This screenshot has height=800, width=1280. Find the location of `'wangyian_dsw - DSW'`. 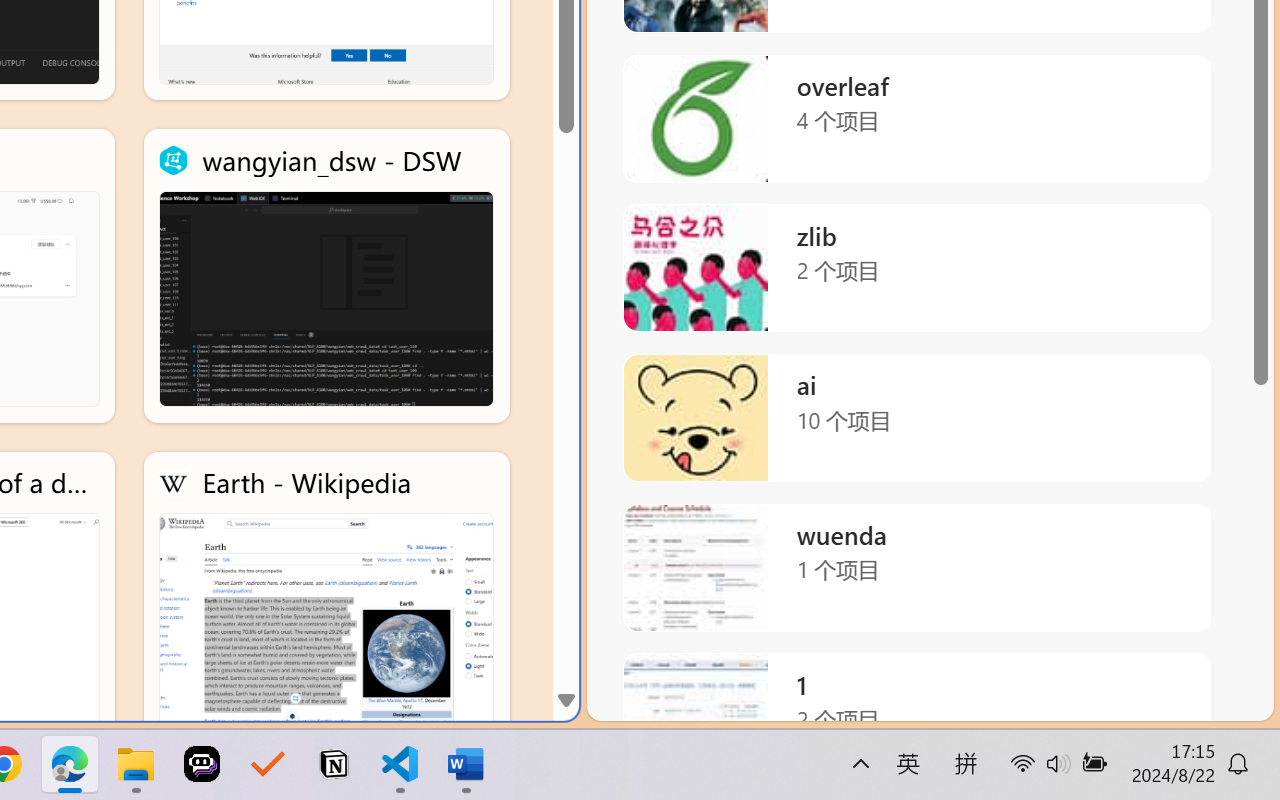

'wangyian_dsw - DSW' is located at coordinates (326, 276).